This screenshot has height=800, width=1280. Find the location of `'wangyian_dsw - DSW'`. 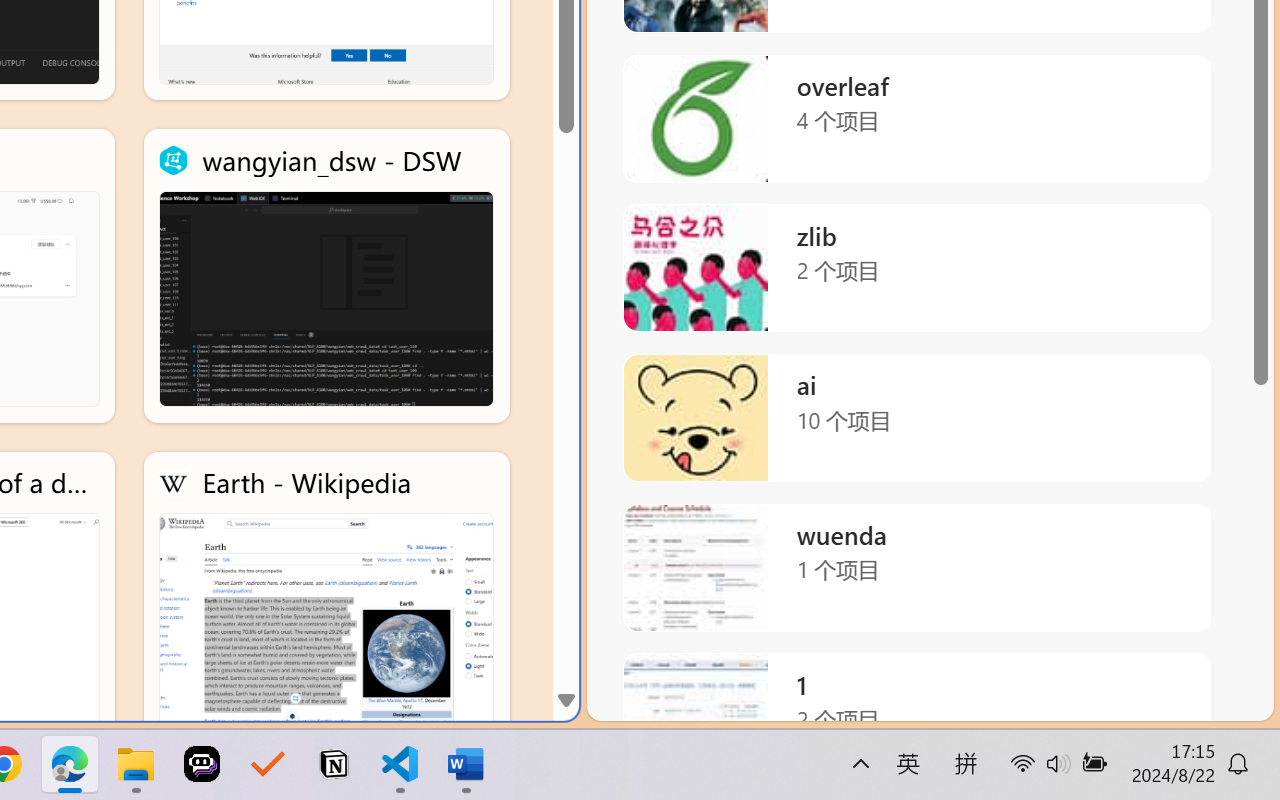

'wangyian_dsw - DSW' is located at coordinates (326, 276).